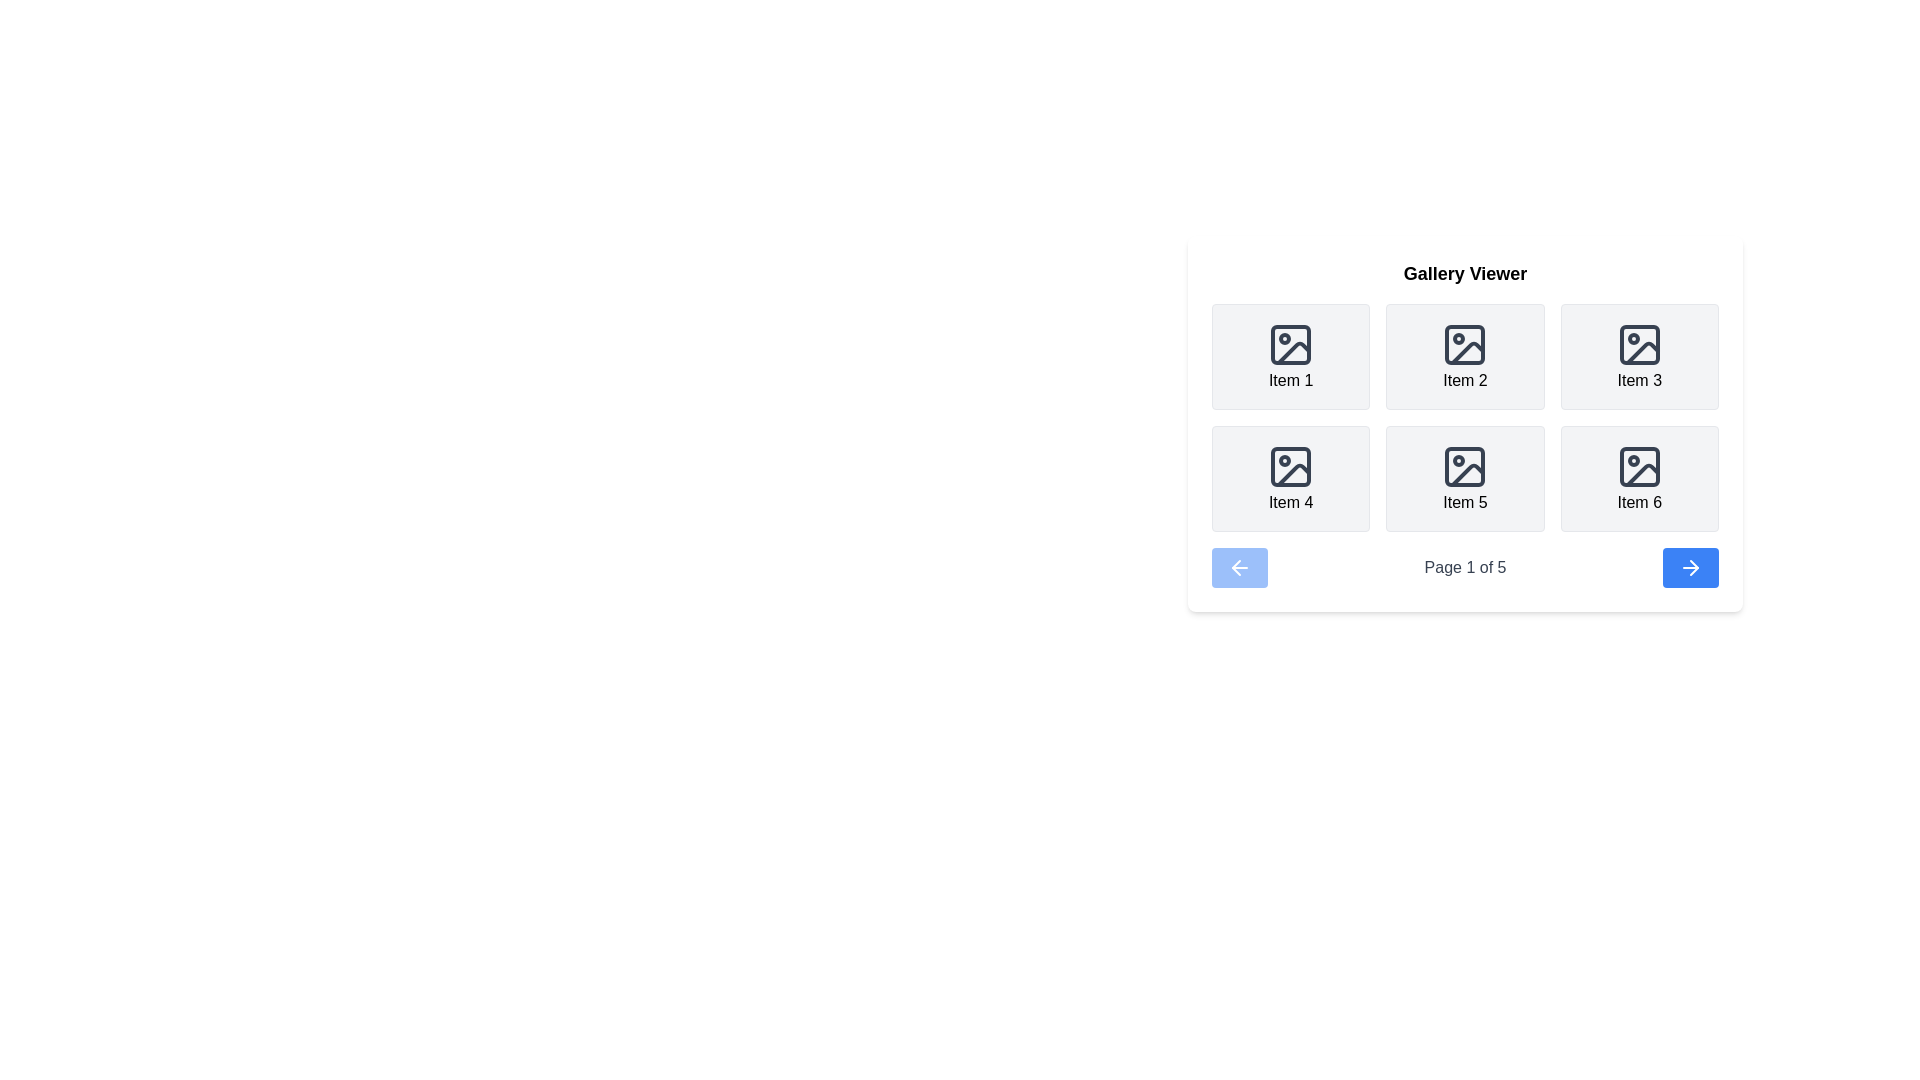  What do you see at coordinates (1291, 343) in the screenshot?
I see `the decorative rectangle with rounded corners located in the upper-left corner of the grid in the gallery viewer interface` at bounding box center [1291, 343].